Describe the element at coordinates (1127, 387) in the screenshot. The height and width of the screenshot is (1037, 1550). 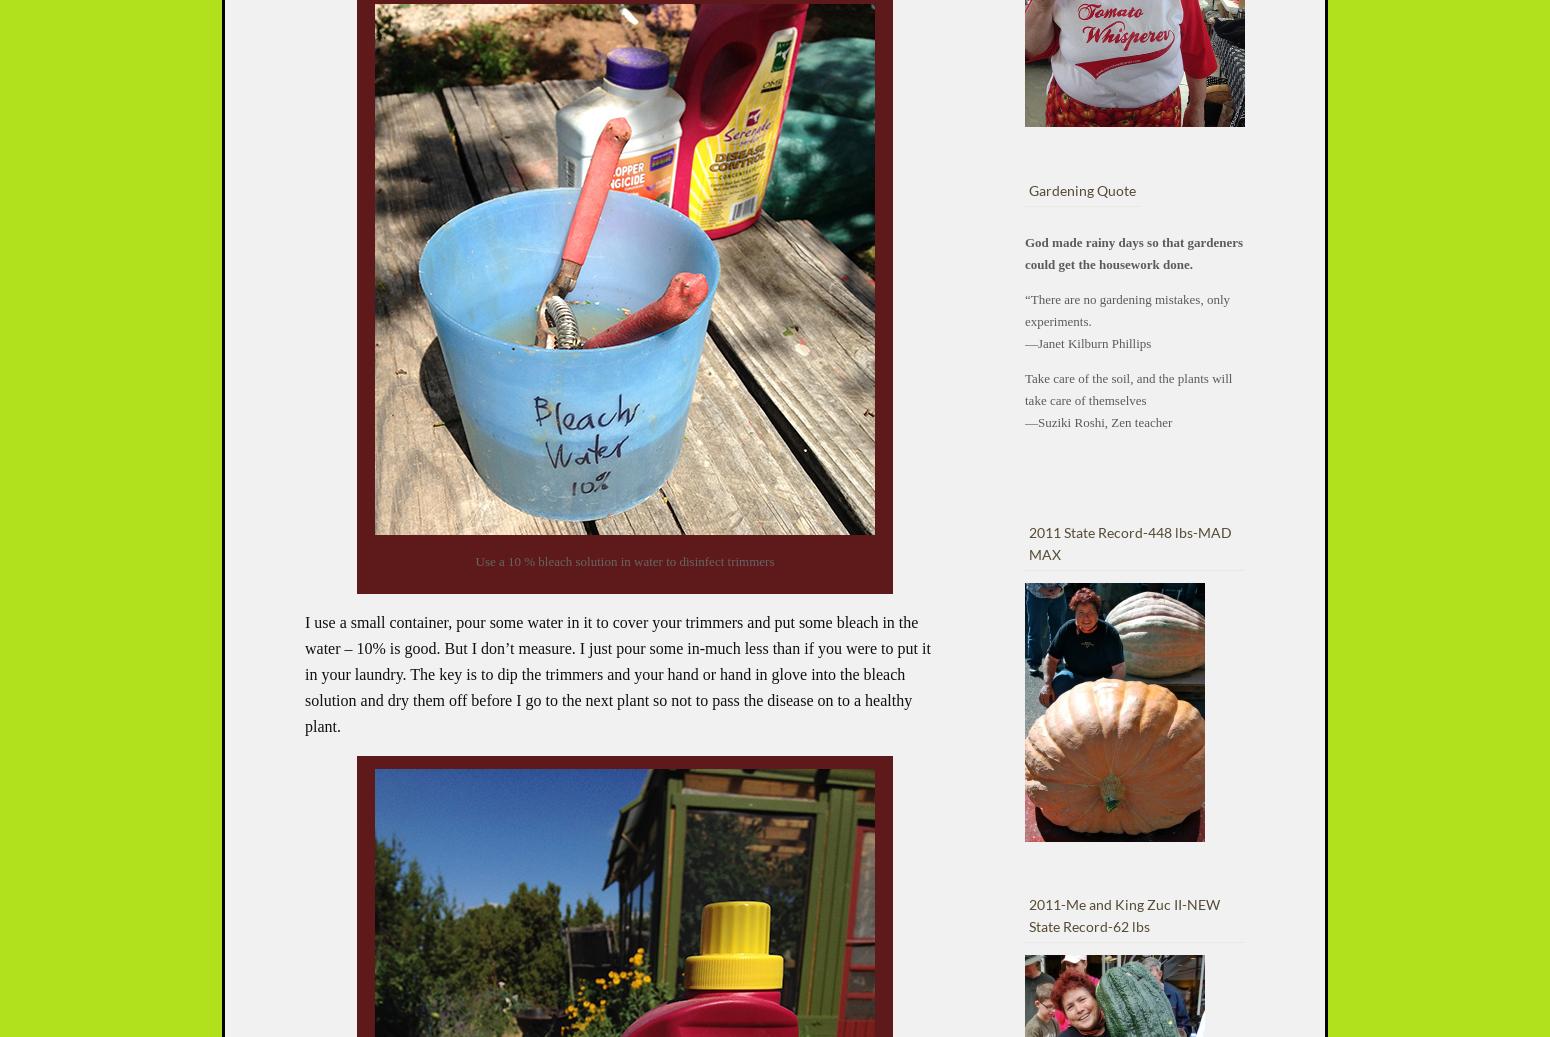
I see `'Take care of the soil, and the plants will take care of themselves'` at that location.